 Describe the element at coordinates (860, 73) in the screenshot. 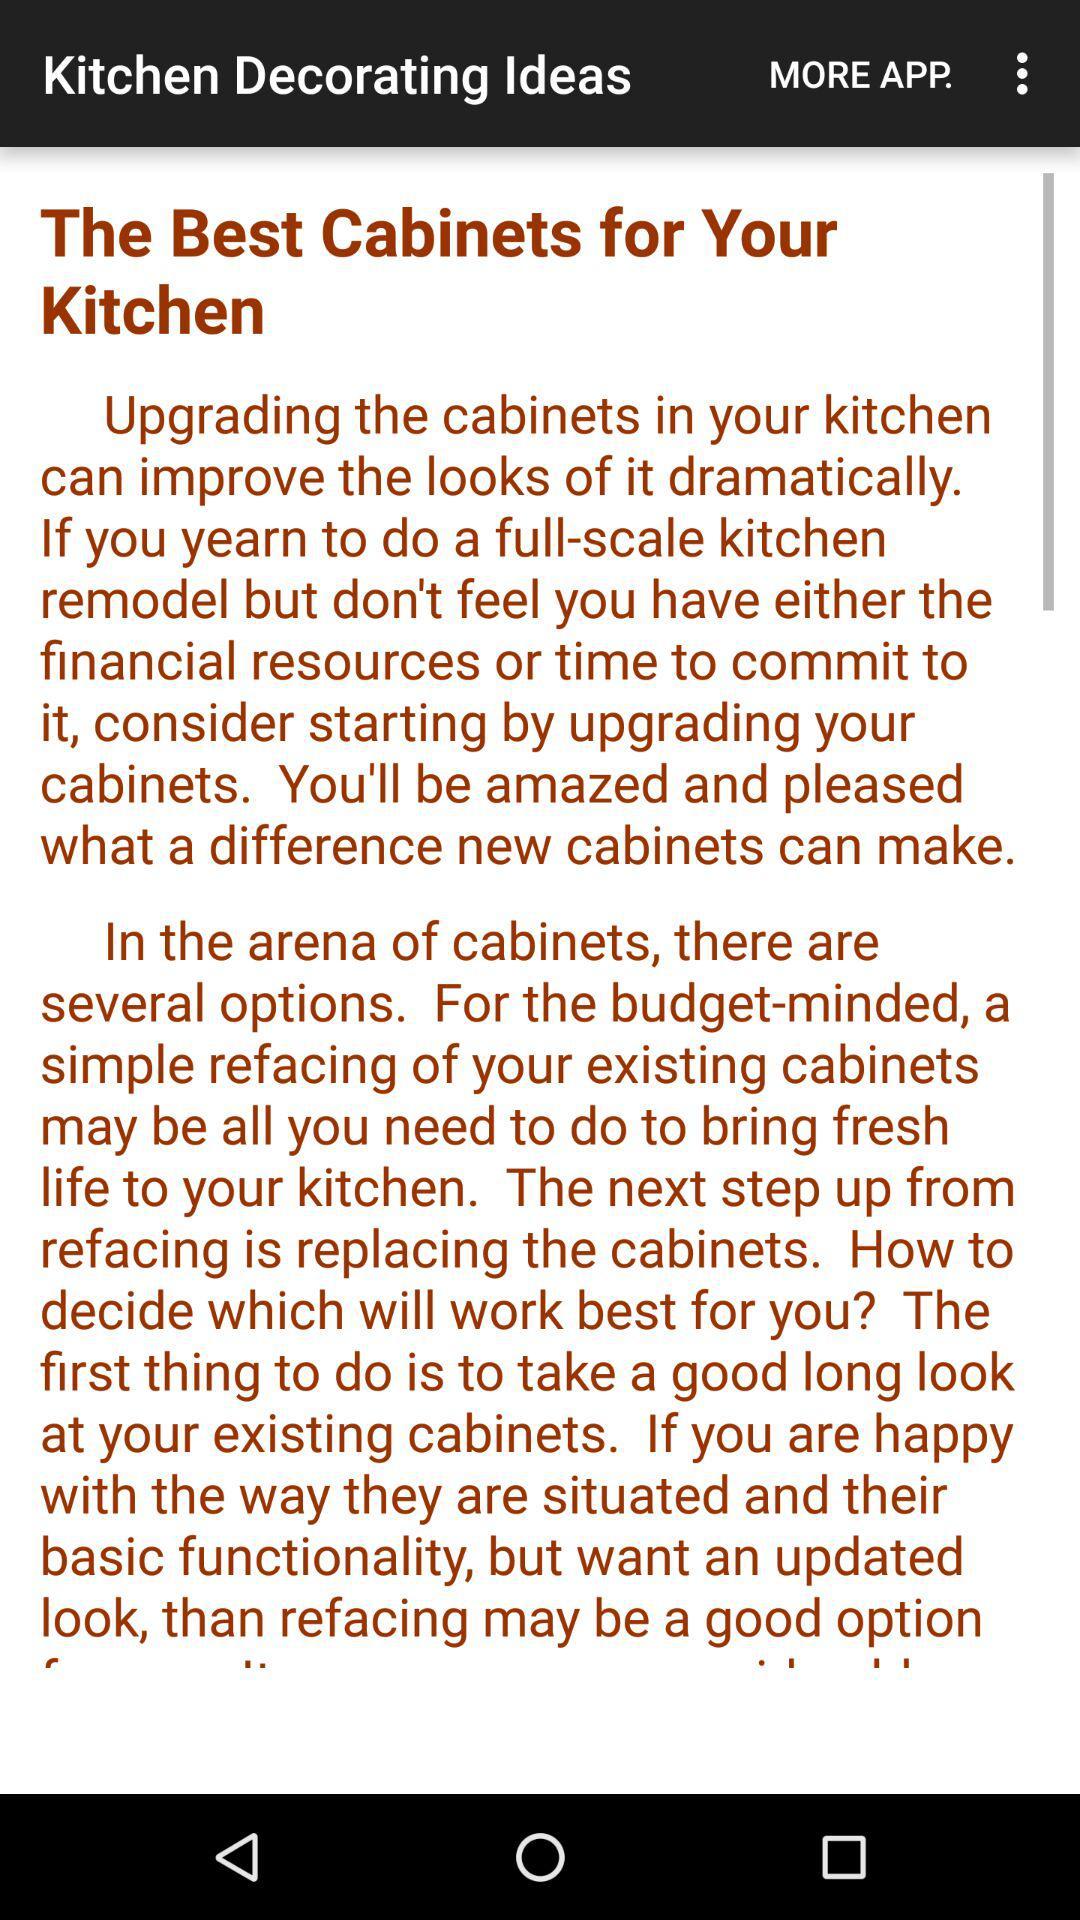

I see `the more app. item` at that location.